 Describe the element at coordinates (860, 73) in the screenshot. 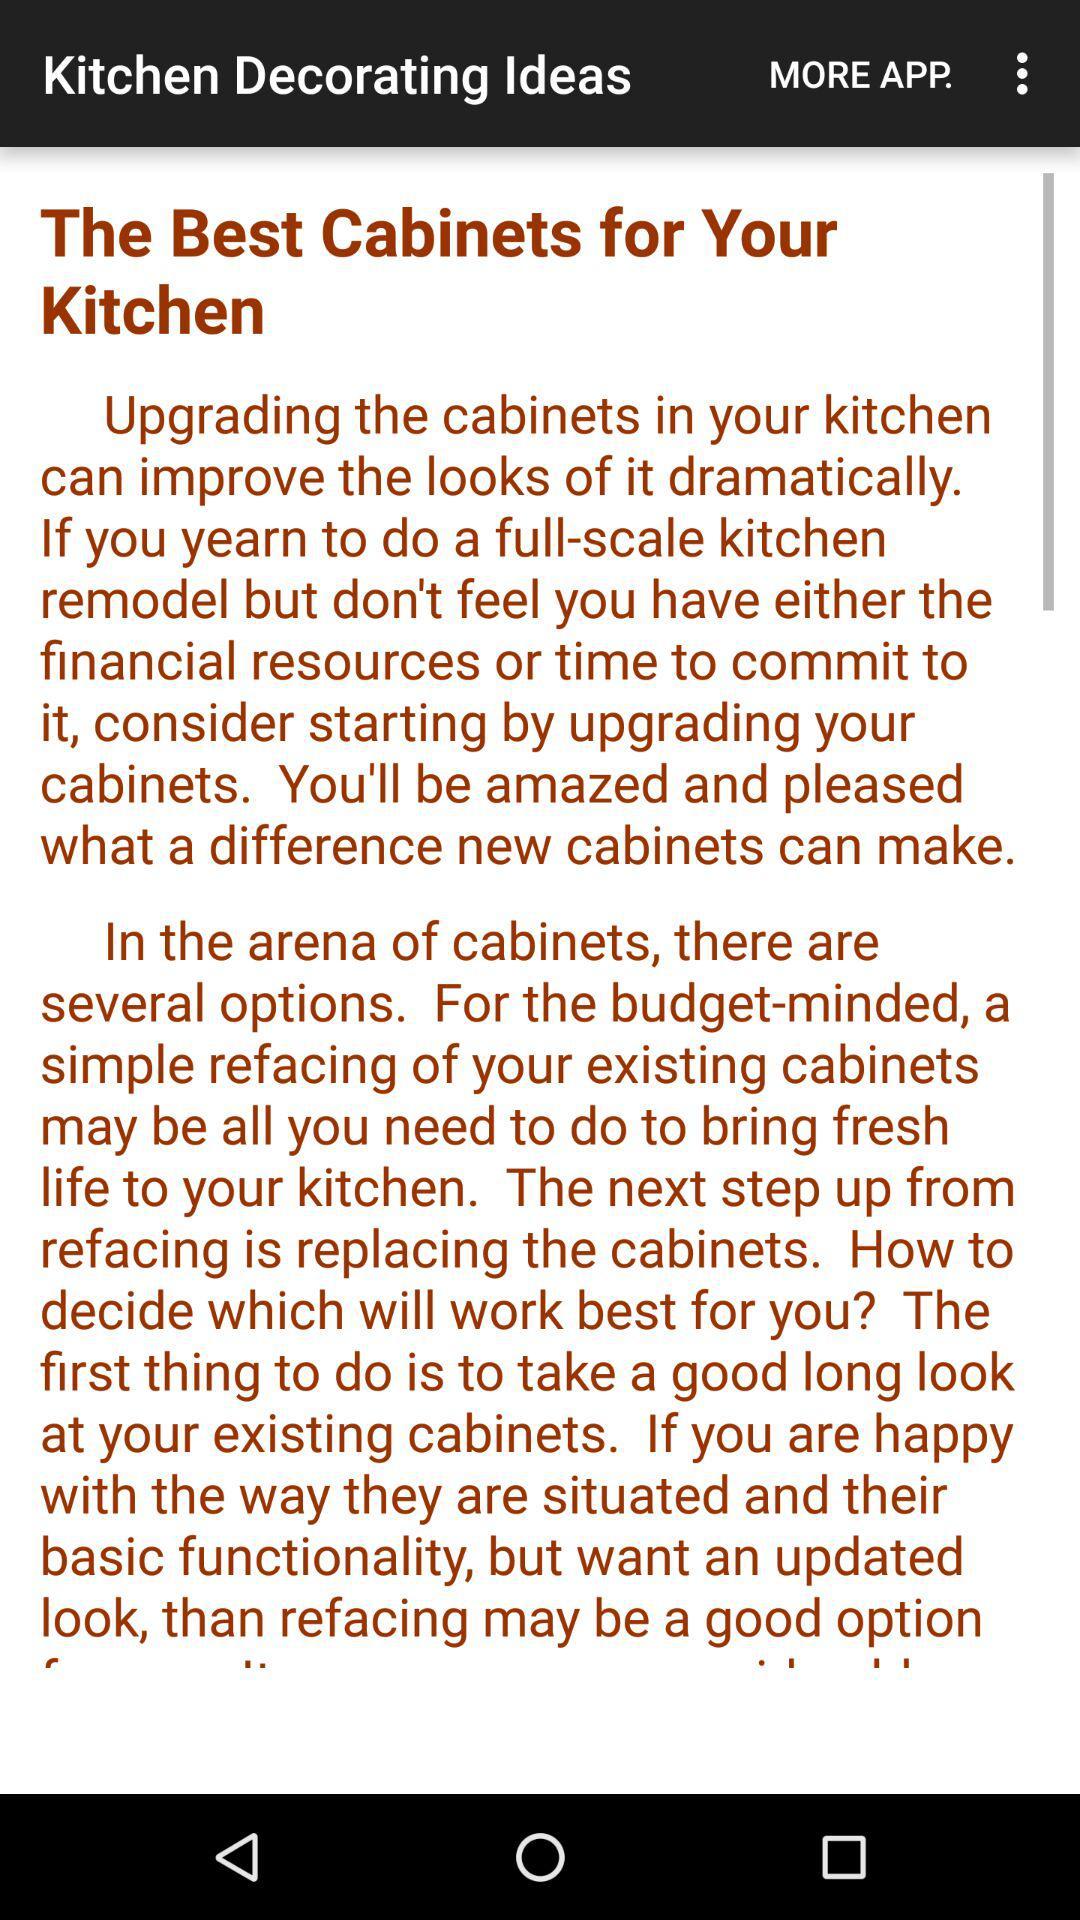

I see `the more app. item` at that location.